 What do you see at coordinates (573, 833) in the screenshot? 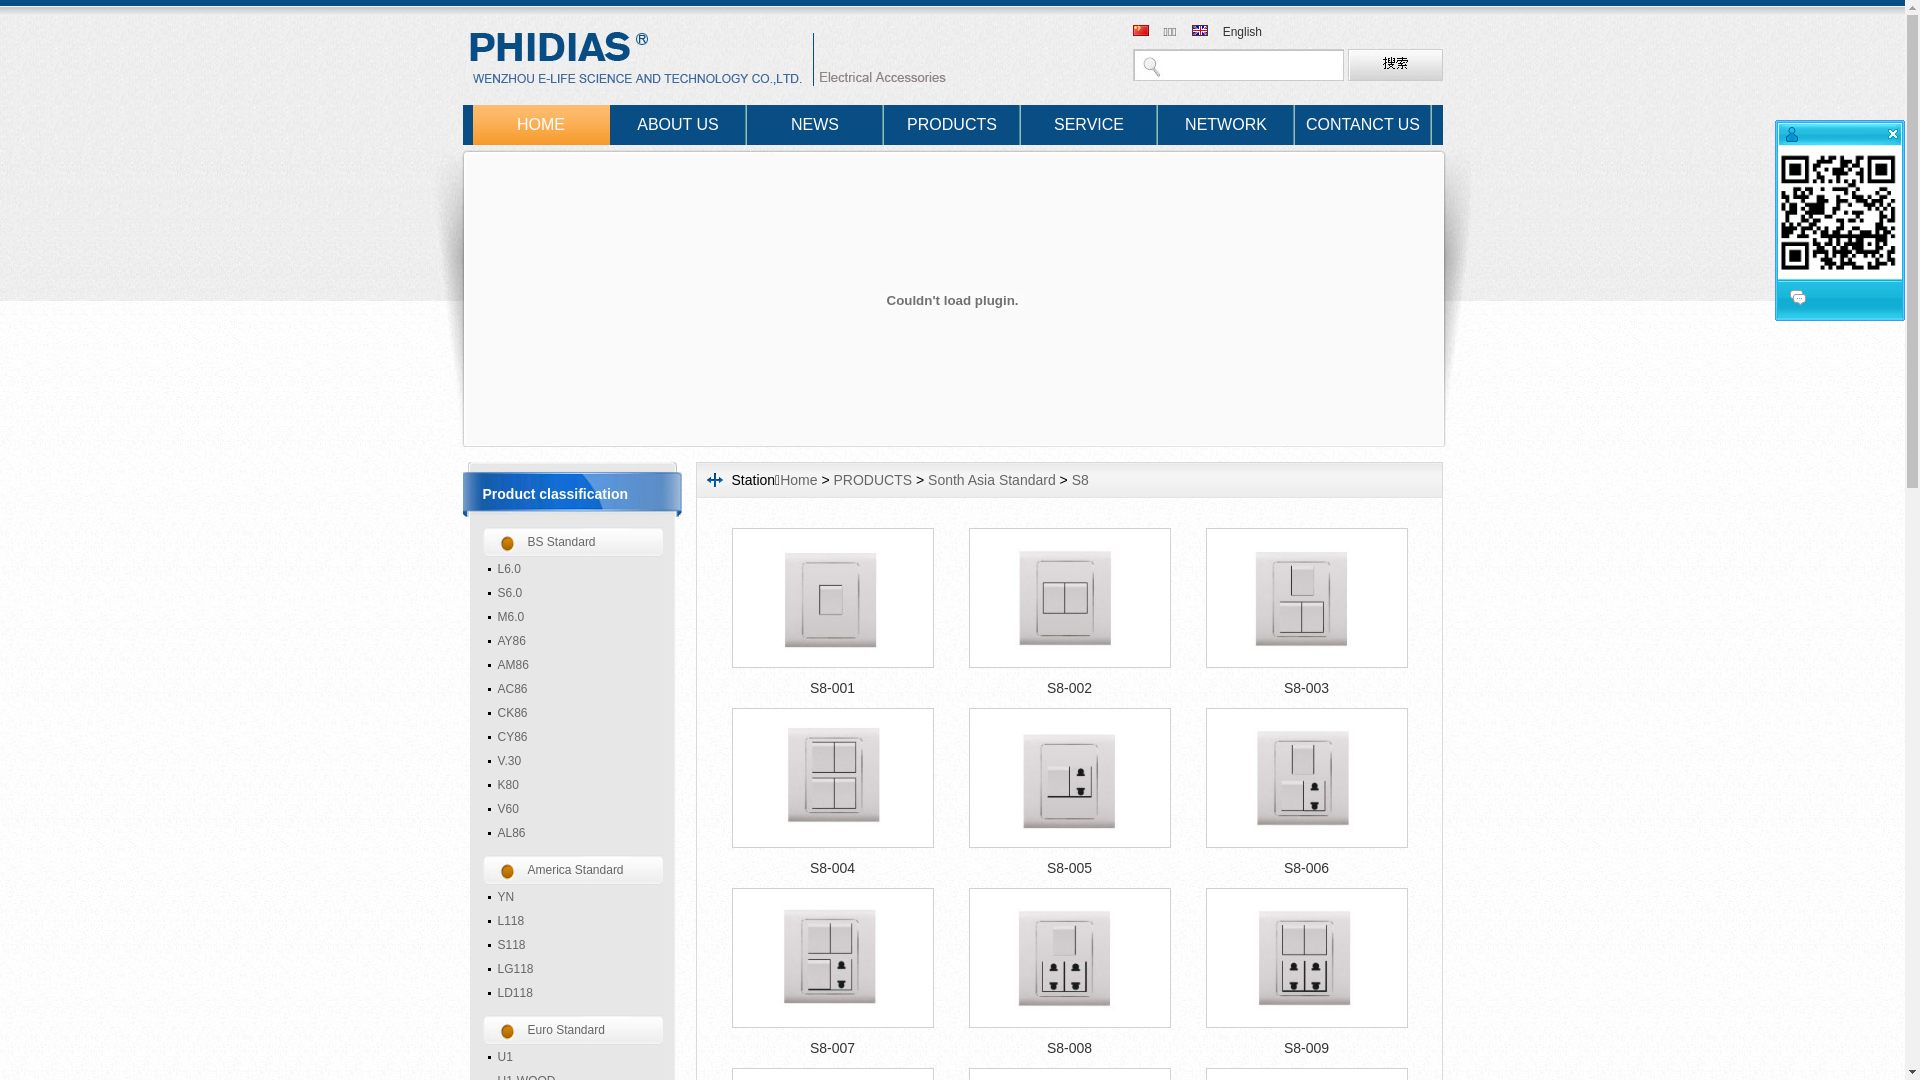
I see `'AL86'` at bounding box center [573, 833].